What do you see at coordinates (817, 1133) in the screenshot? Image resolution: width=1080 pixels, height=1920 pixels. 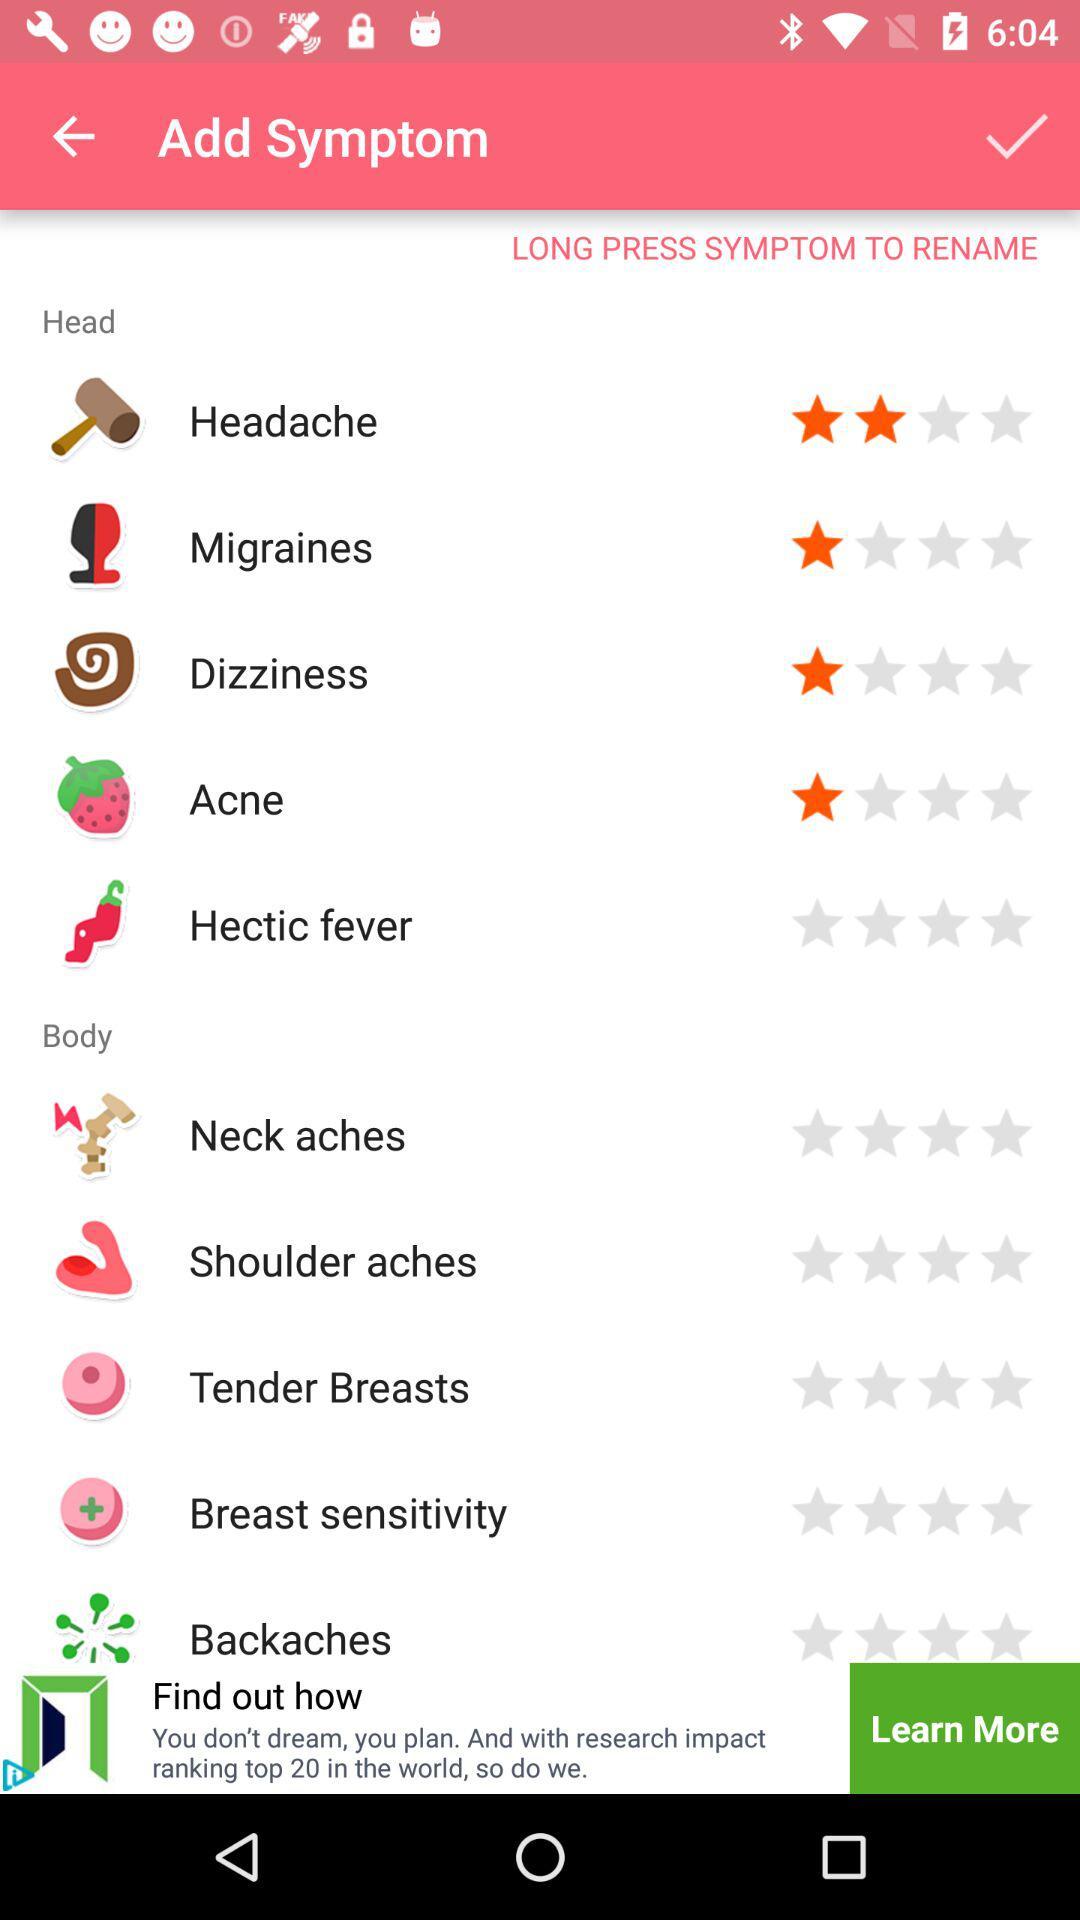 I see `rate item 1 star` at bounding box center [817, 1133].